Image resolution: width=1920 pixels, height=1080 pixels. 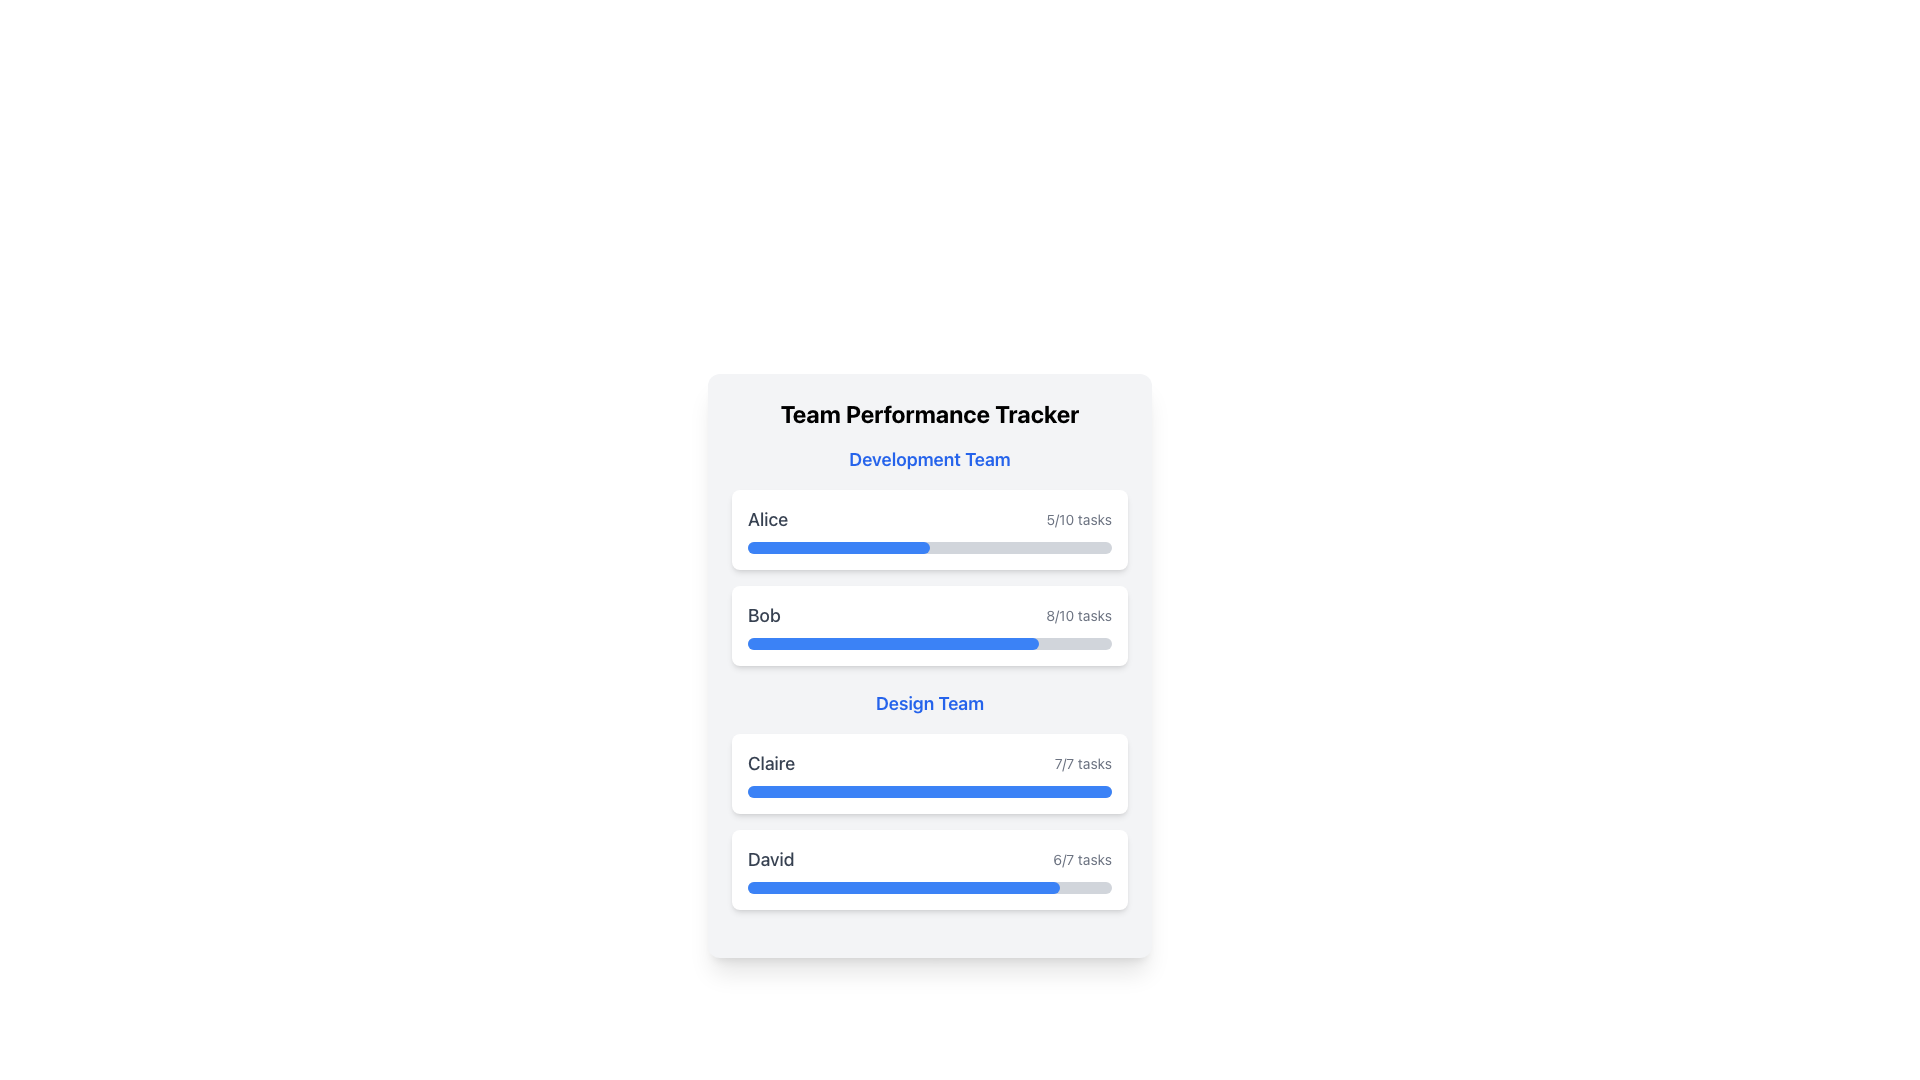 What do you see at coordinates (1081, 859) in the screenshot?
I see `the informational text label displaying task progress for 'David' in the 'Design Team' section of the performance tracker interface` at bounding box center [1081, 859].